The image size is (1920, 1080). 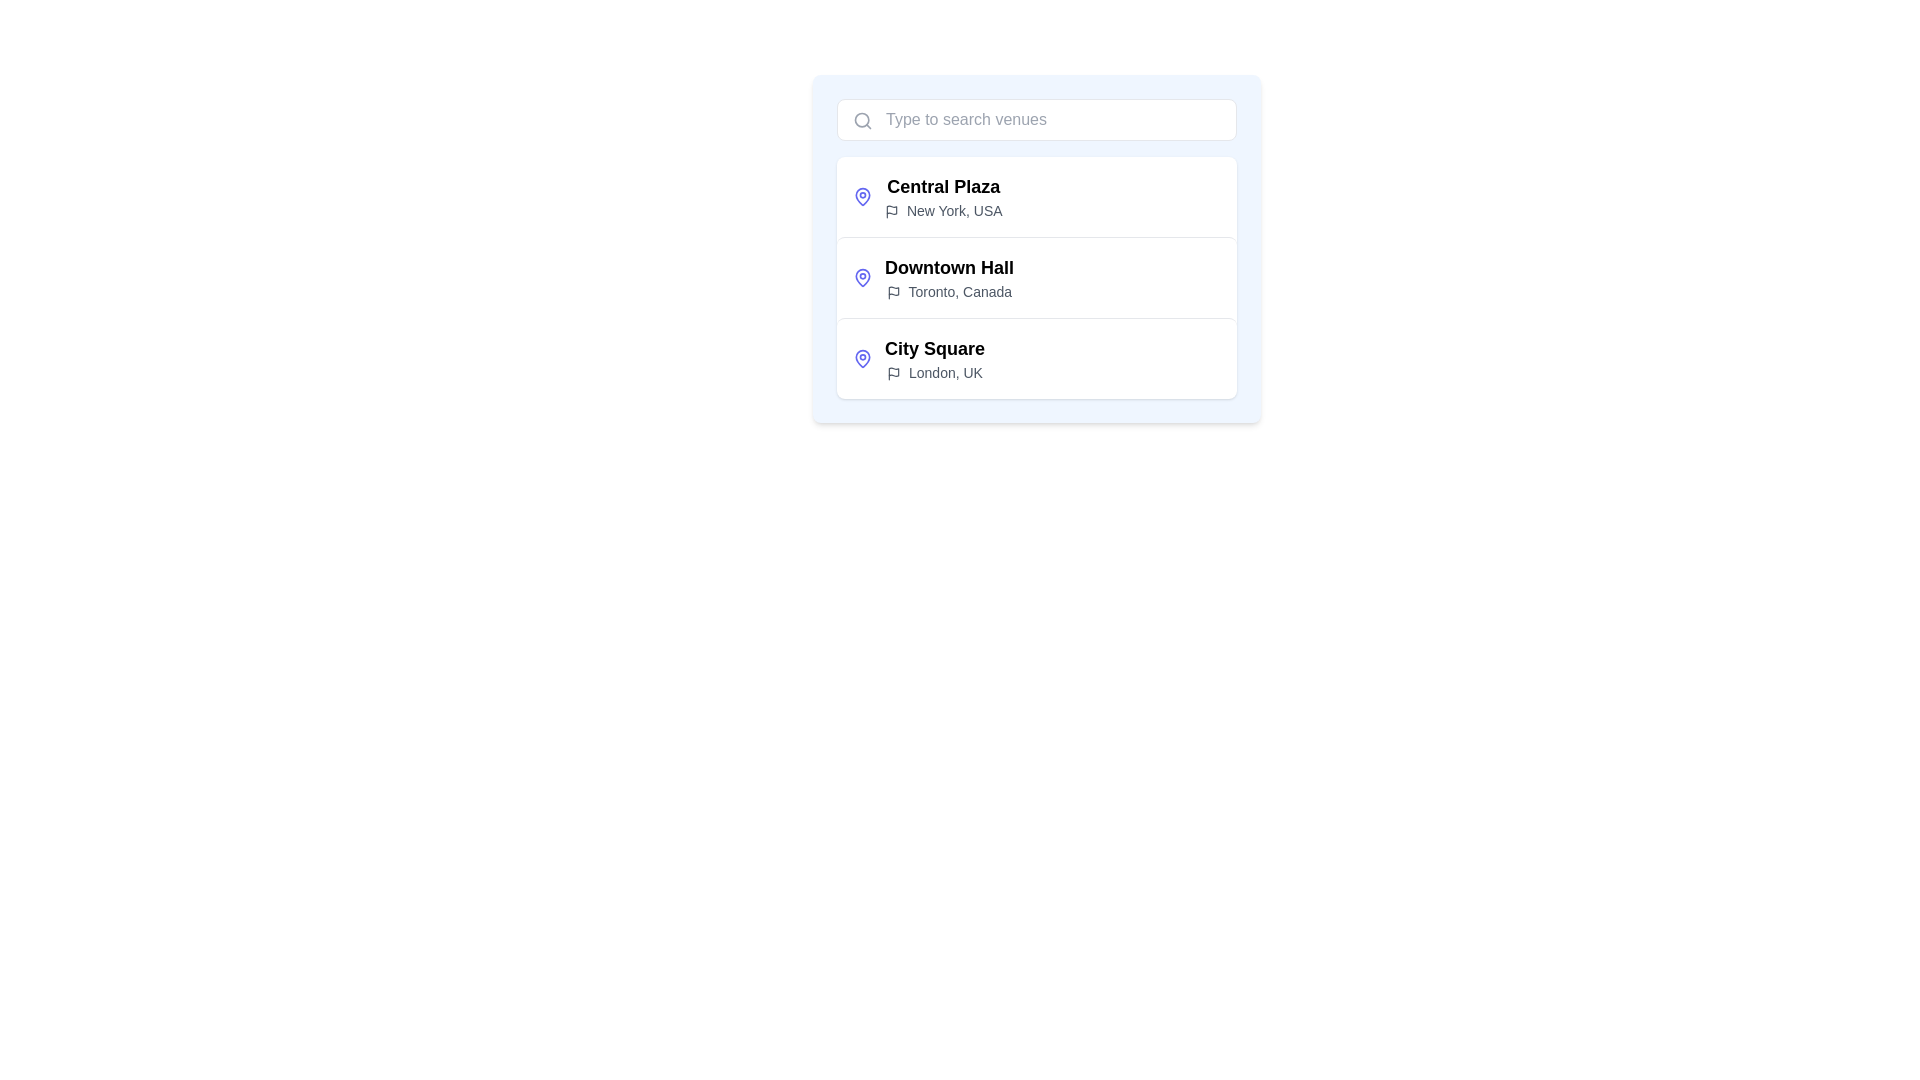 What do you see at coordinates (1036, 277) in the screenshot?
I see `the second List item card in the selection list to highlight it` at bounding box center [1036, 277].